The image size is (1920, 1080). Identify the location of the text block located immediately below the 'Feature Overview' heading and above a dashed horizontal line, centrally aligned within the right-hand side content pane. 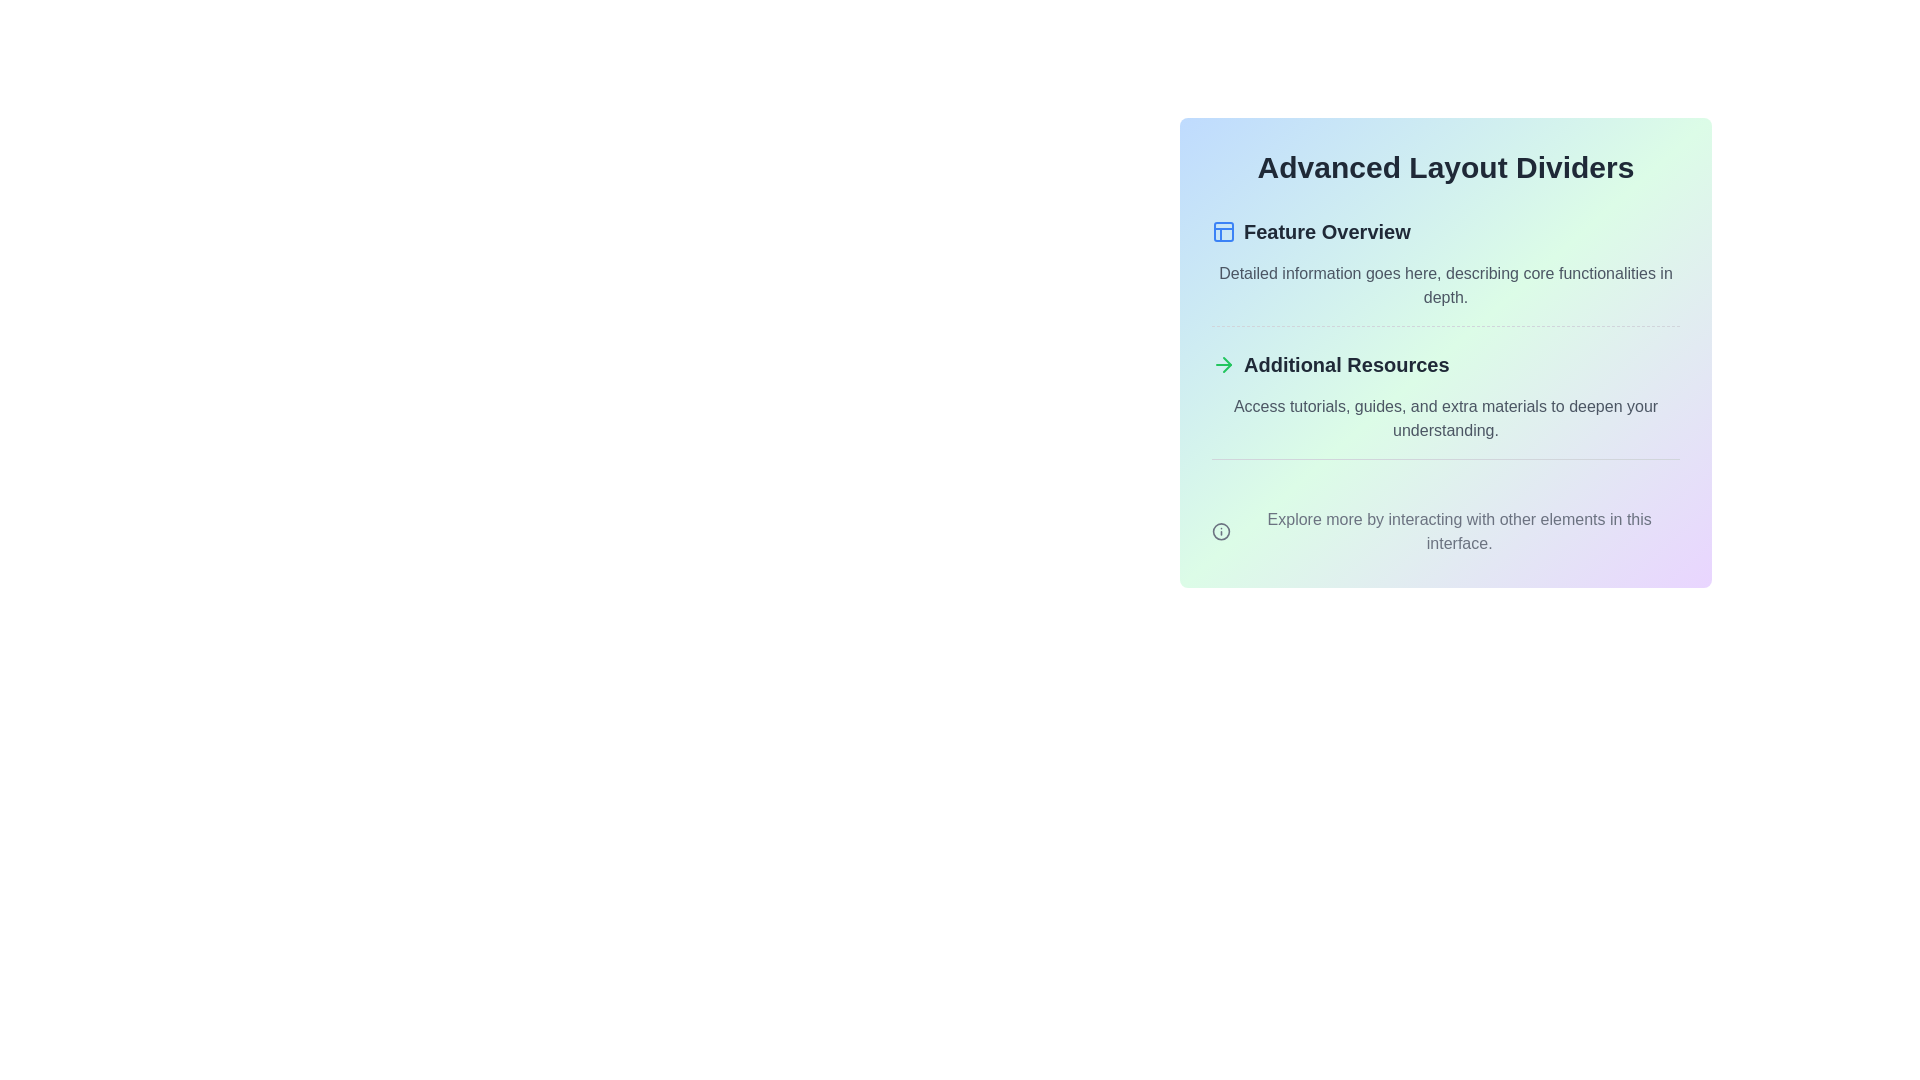
(1445, 285).